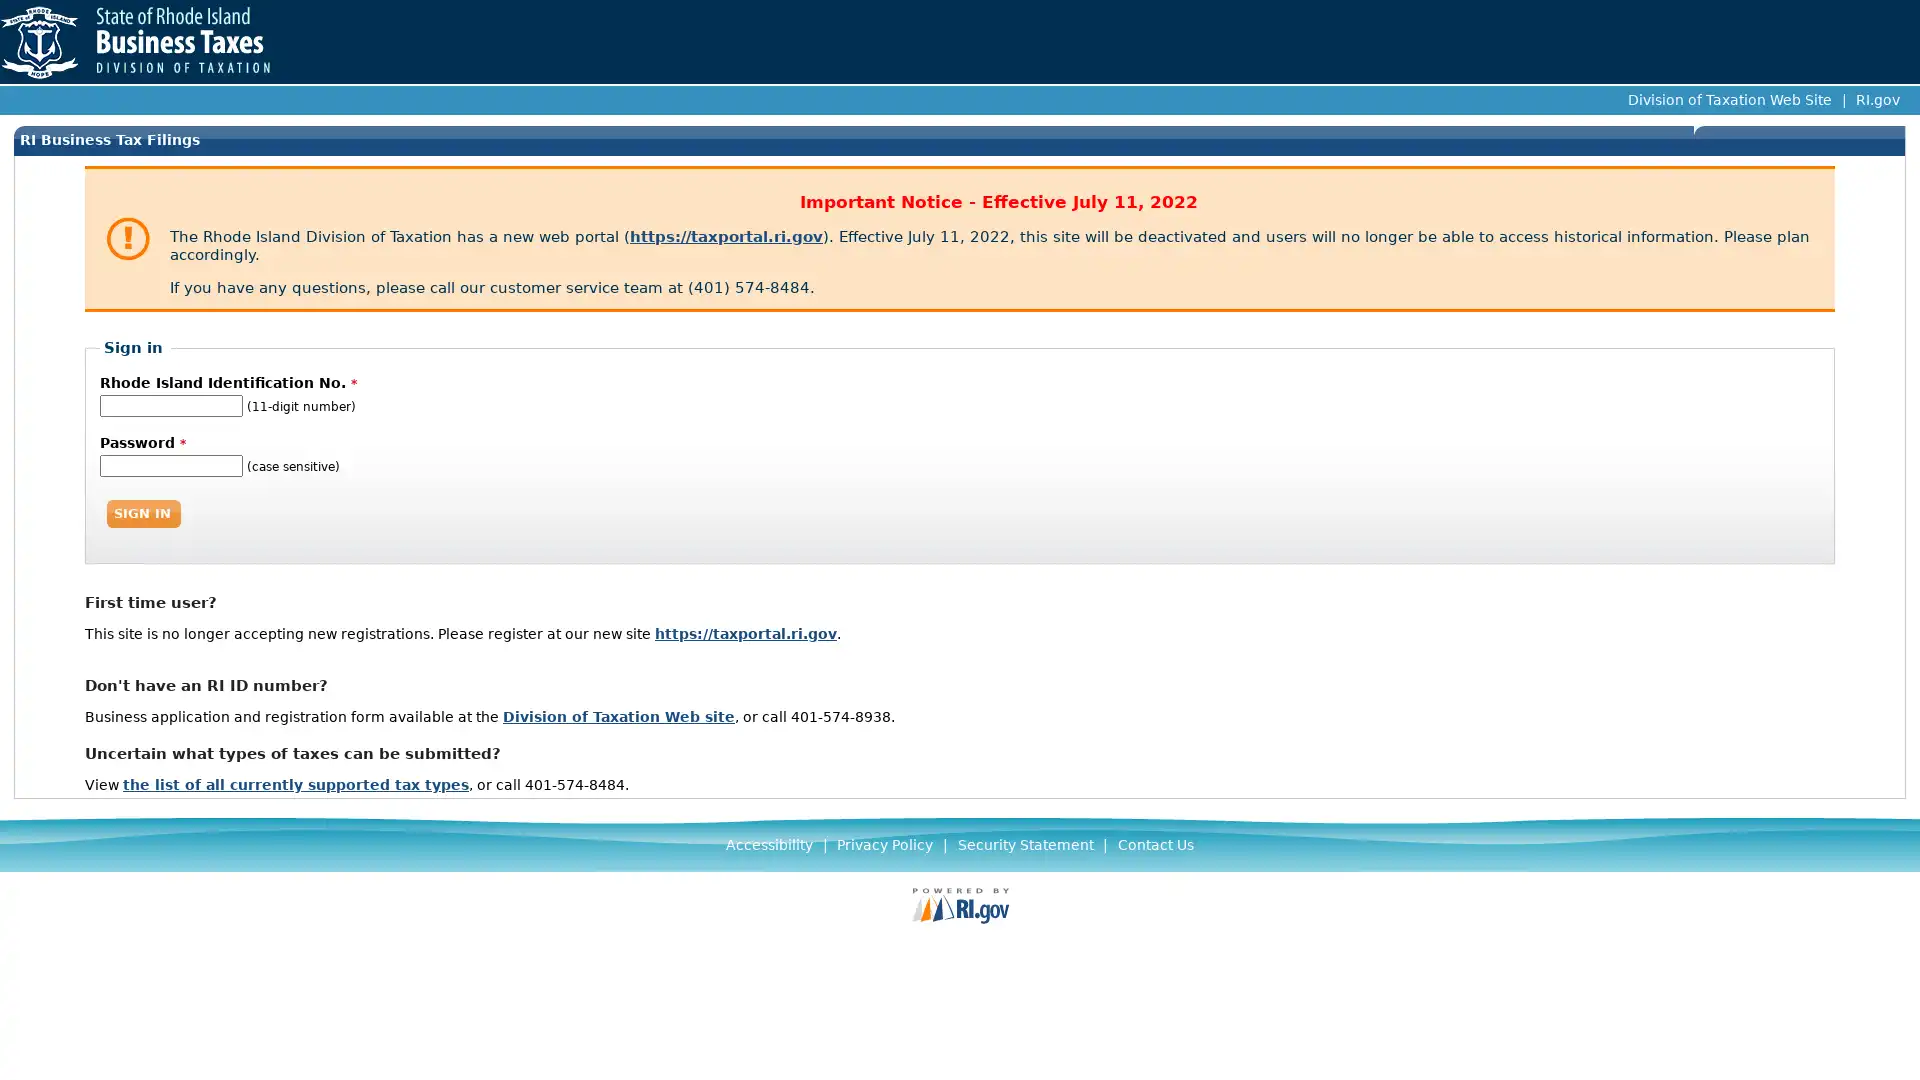  I want to click on SIGN IN, so click(143, 512).